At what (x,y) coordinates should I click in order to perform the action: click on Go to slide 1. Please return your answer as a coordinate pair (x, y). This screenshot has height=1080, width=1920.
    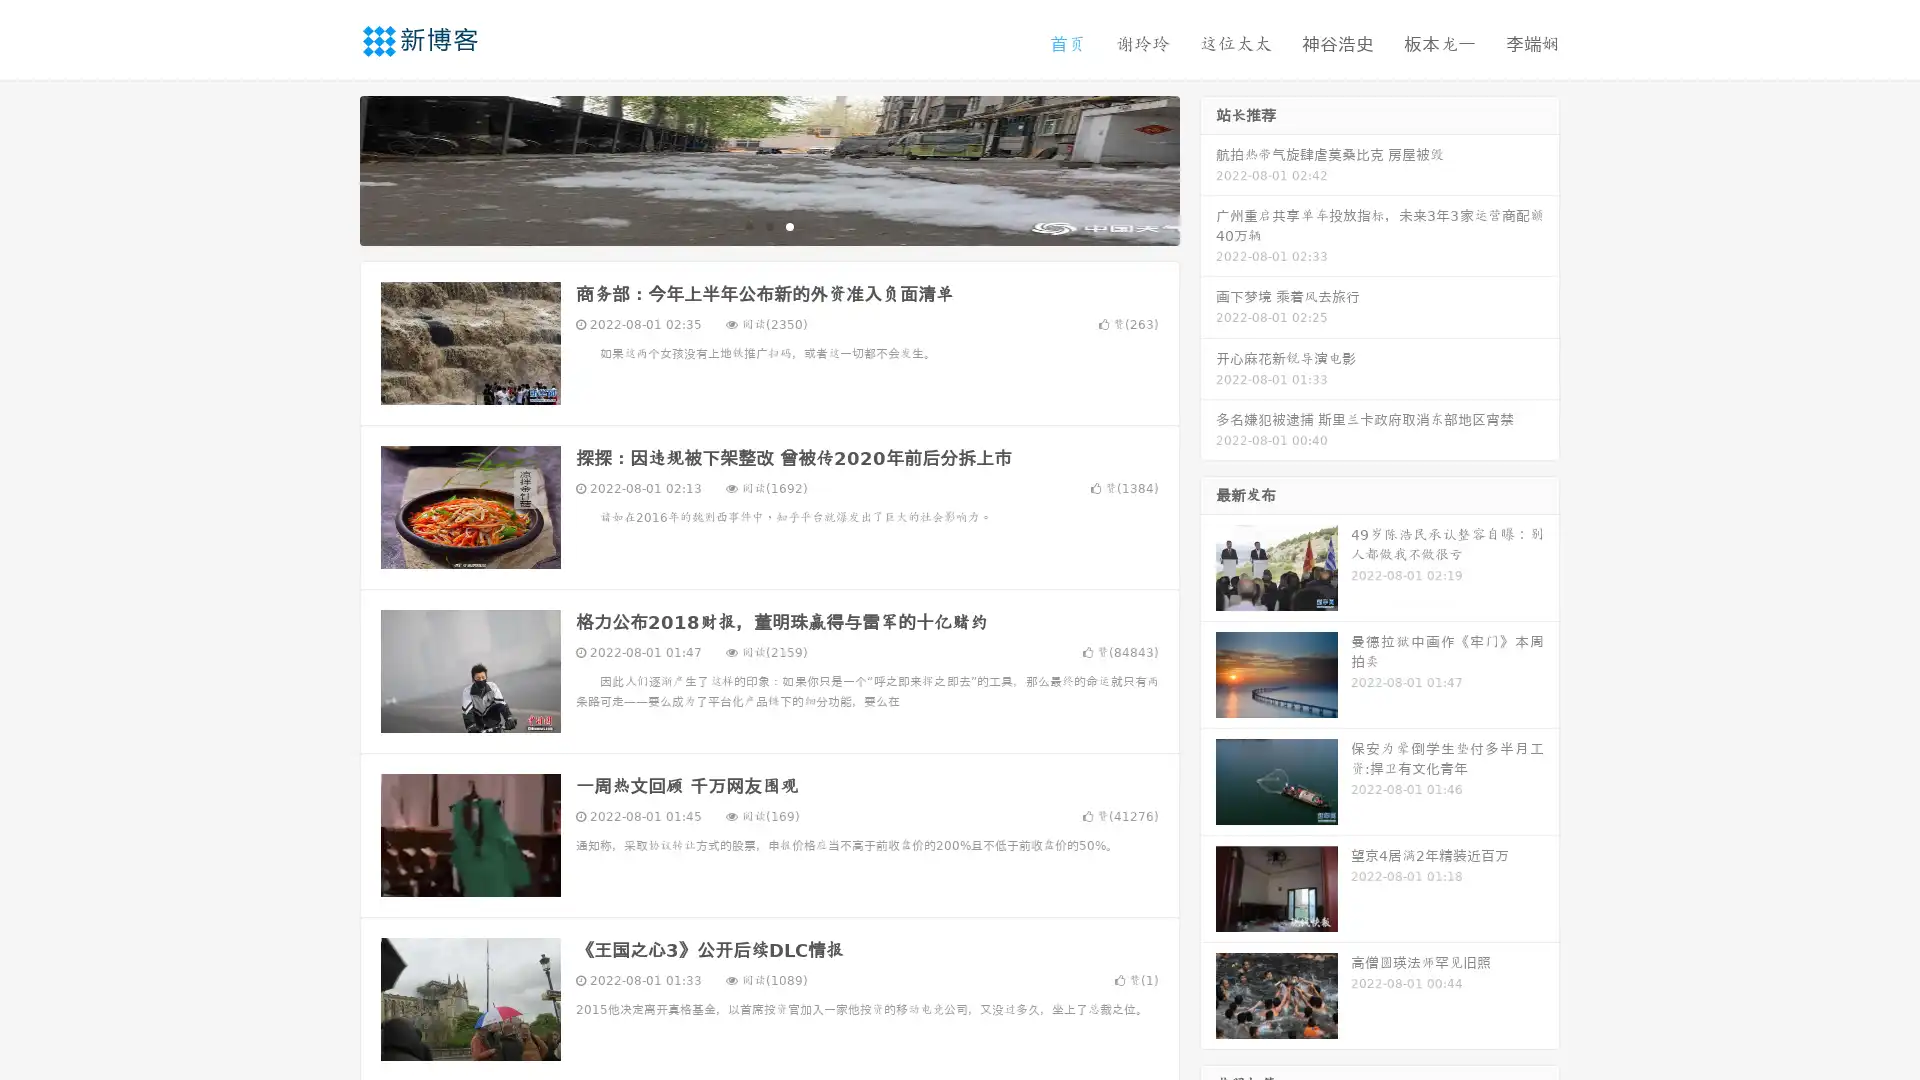
    Looking at the image, I should click on (748, 225).